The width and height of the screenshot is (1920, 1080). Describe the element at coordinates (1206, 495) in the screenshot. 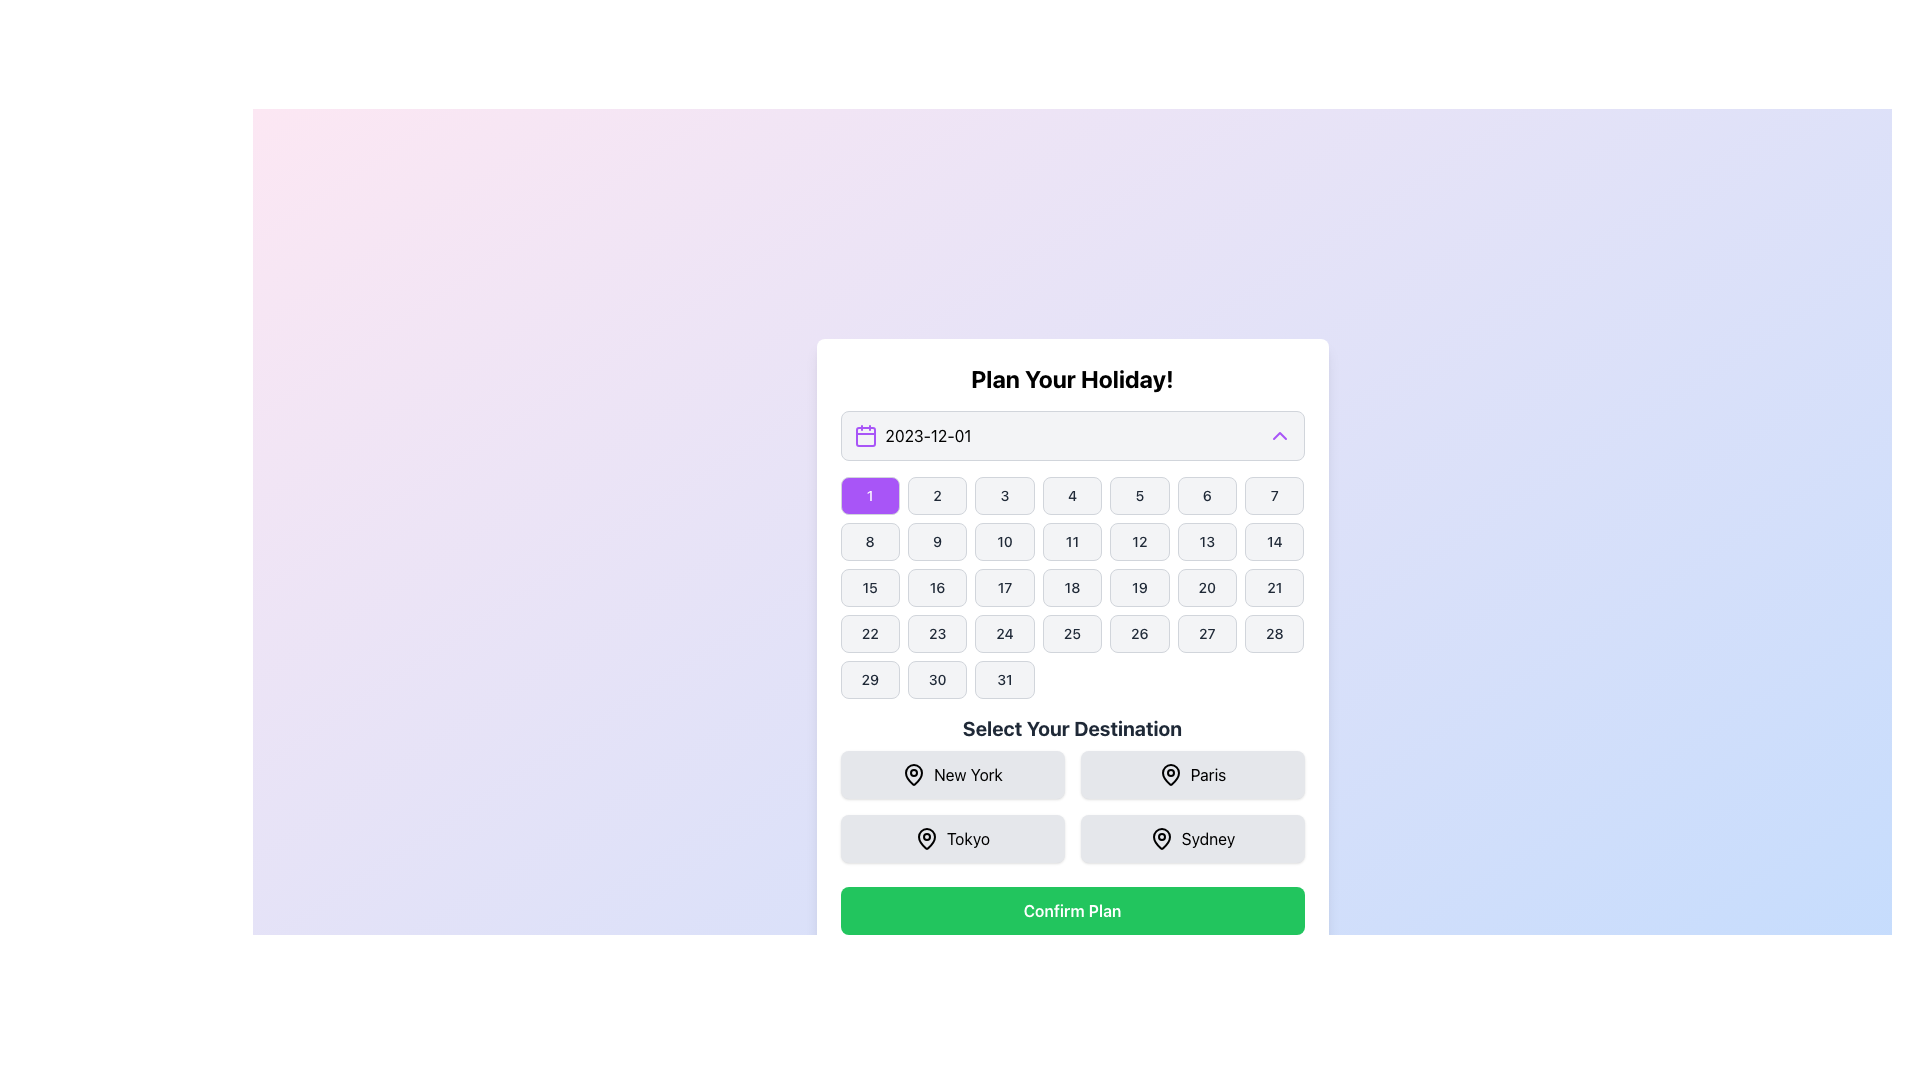

I see `the selectable calendar day button corresponding to the date '6'` at that location.